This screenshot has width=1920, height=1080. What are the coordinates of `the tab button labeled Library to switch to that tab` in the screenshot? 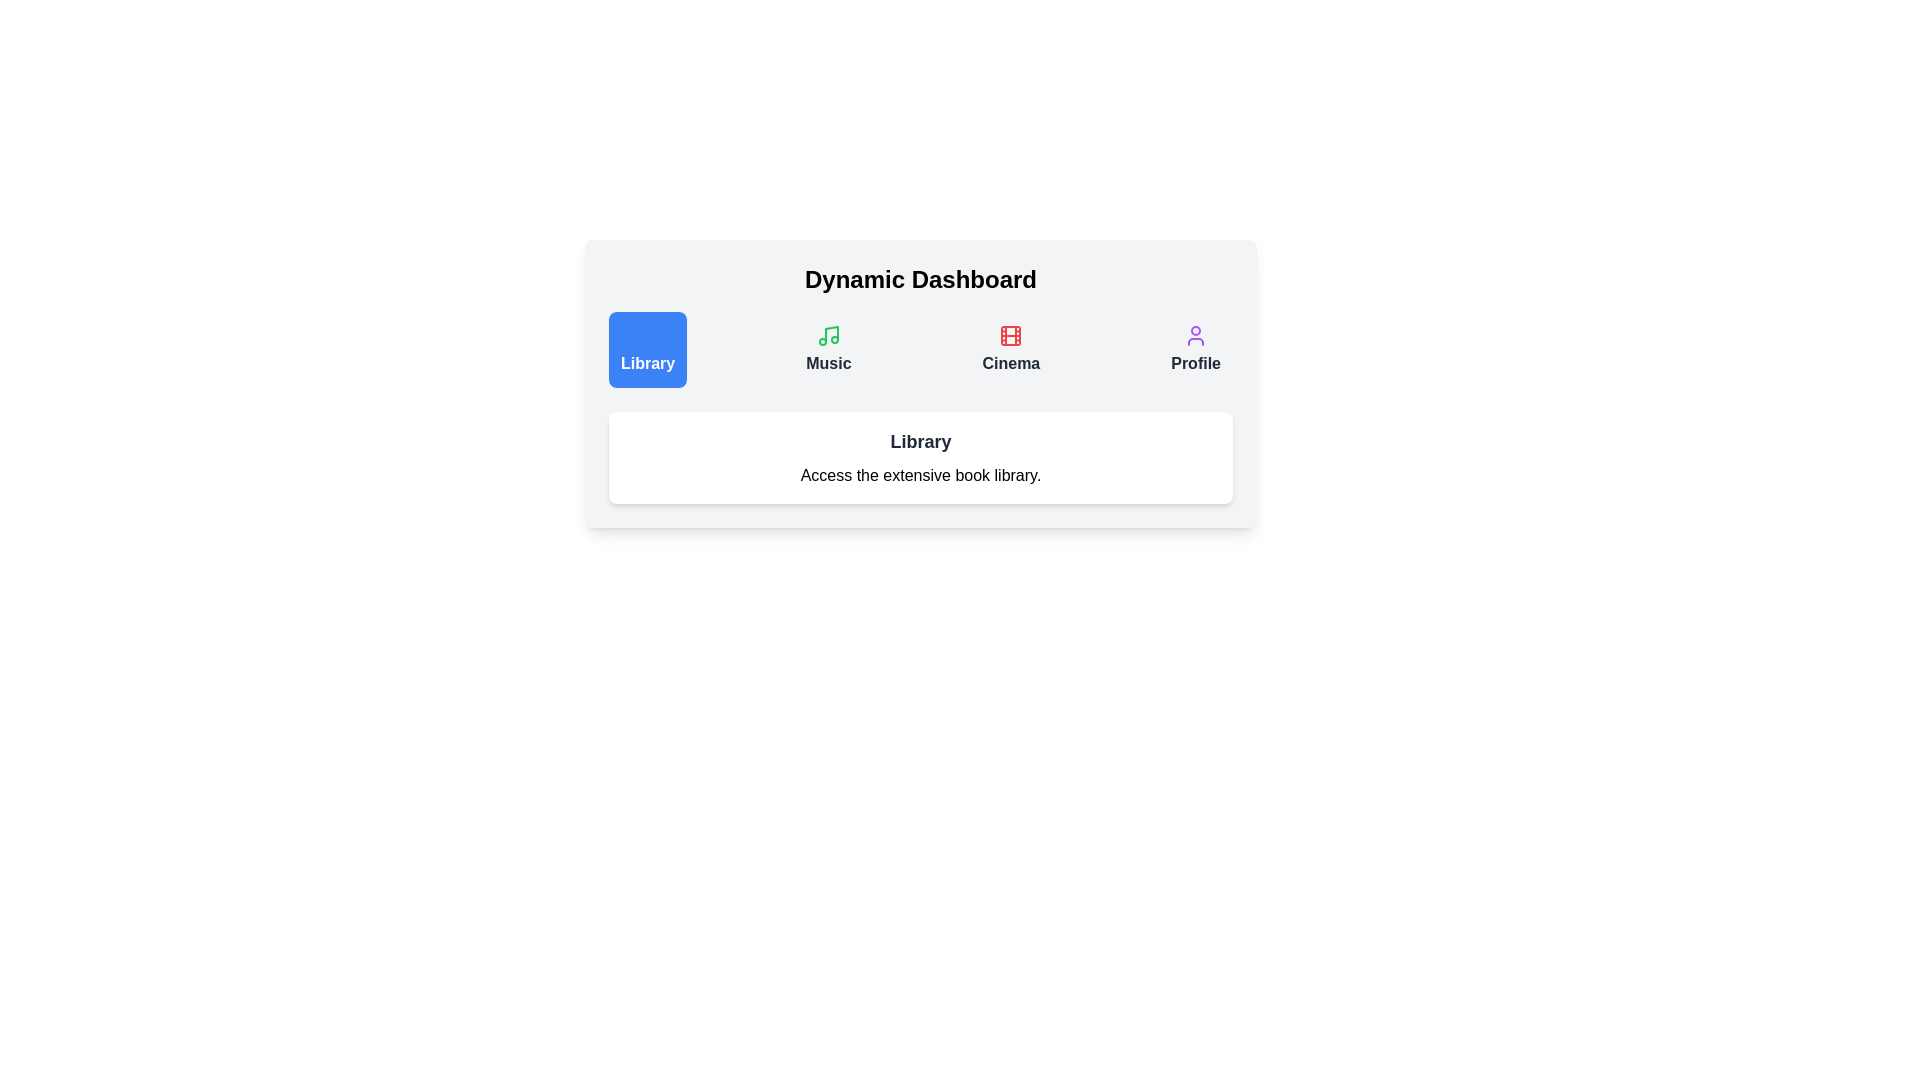 It's located at (648, 349).